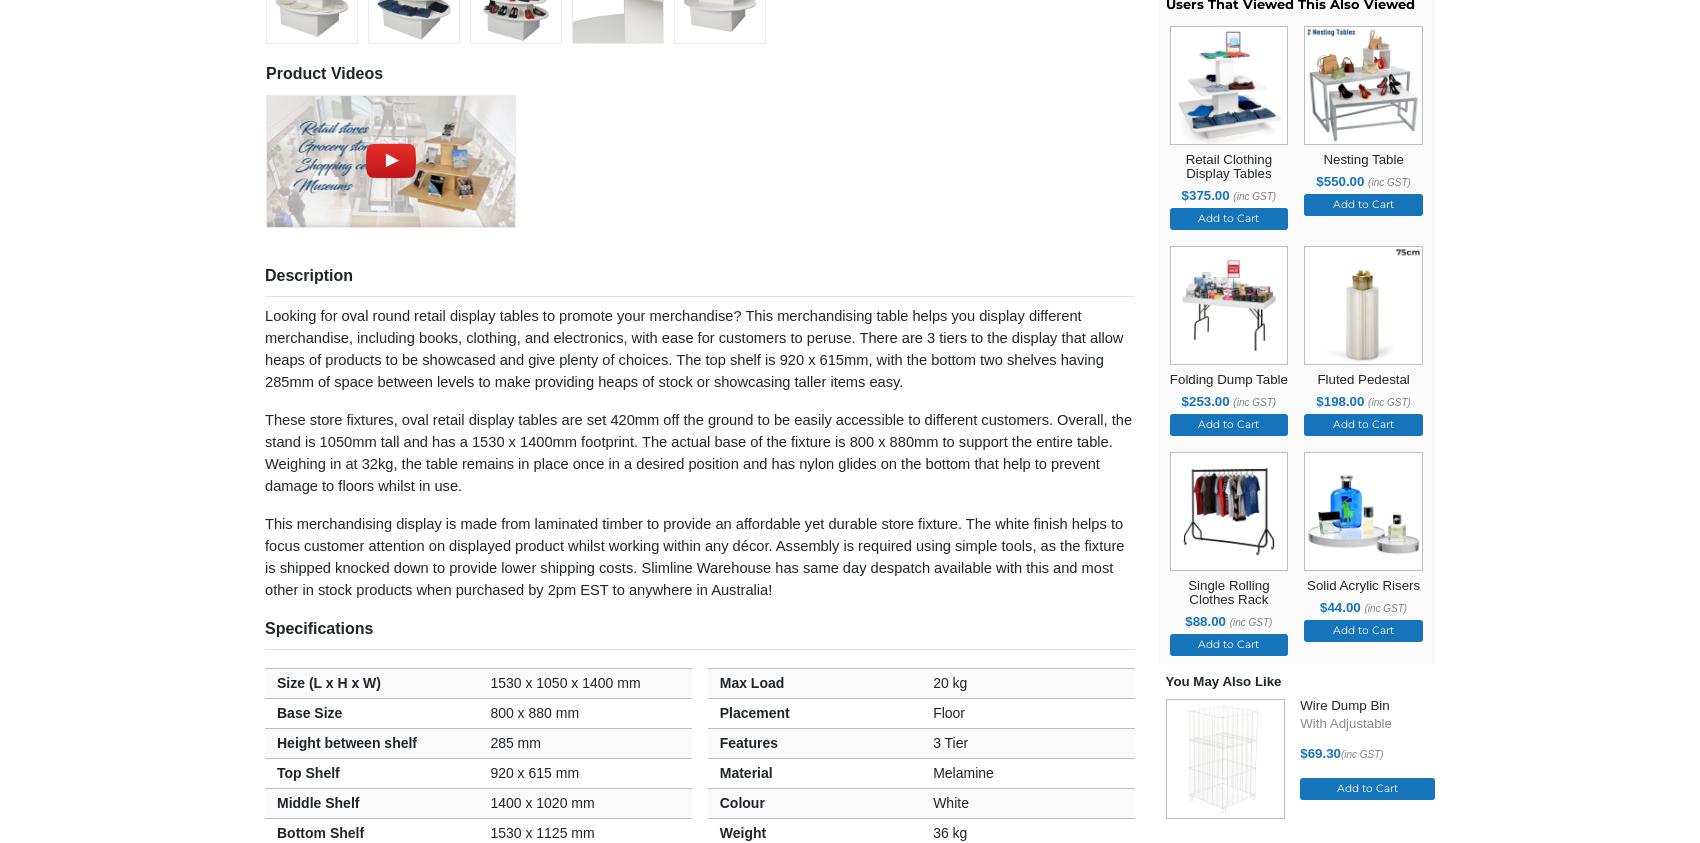 The width and height of the screenshot is (1700, 843). Describe the element at coordinates (752, 711) in the screenshot. I see `'Placement'` at that location.